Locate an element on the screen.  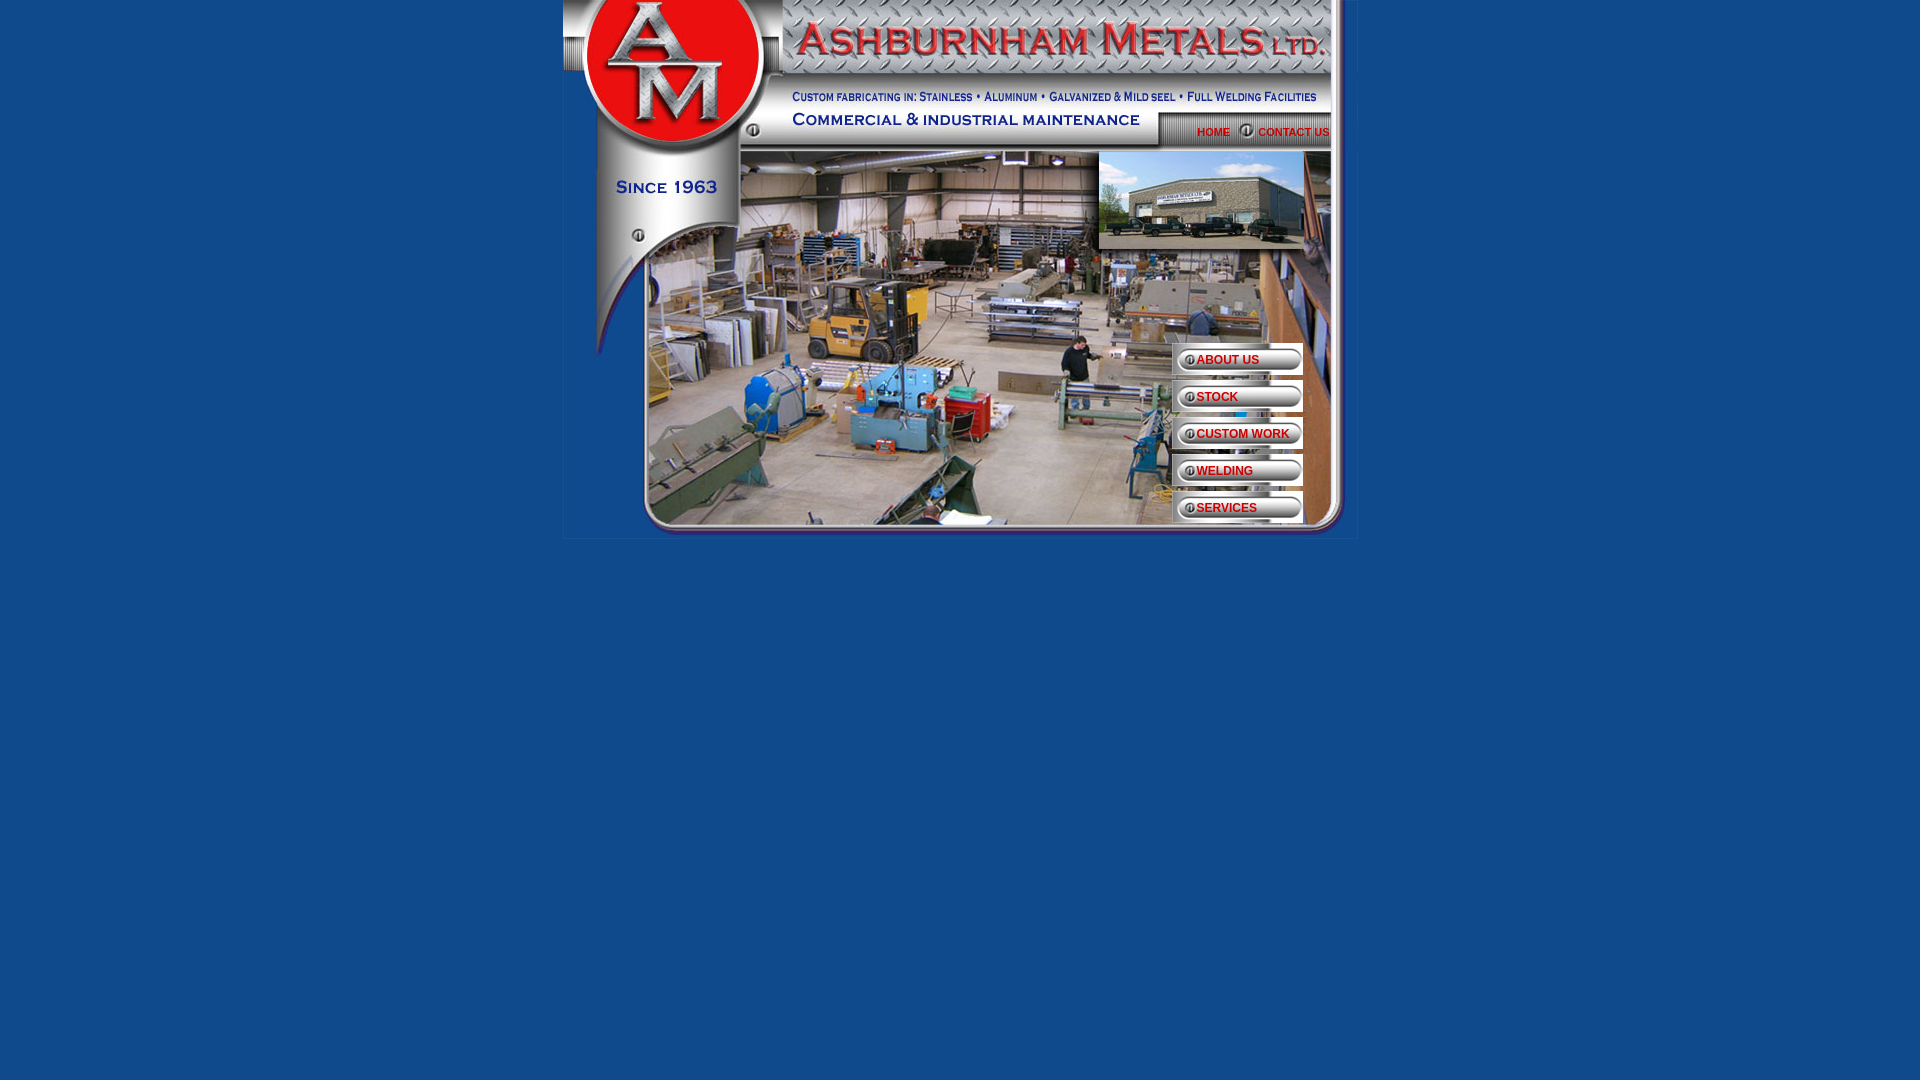
'SERVICES' is located at coordinates (1248, 511).